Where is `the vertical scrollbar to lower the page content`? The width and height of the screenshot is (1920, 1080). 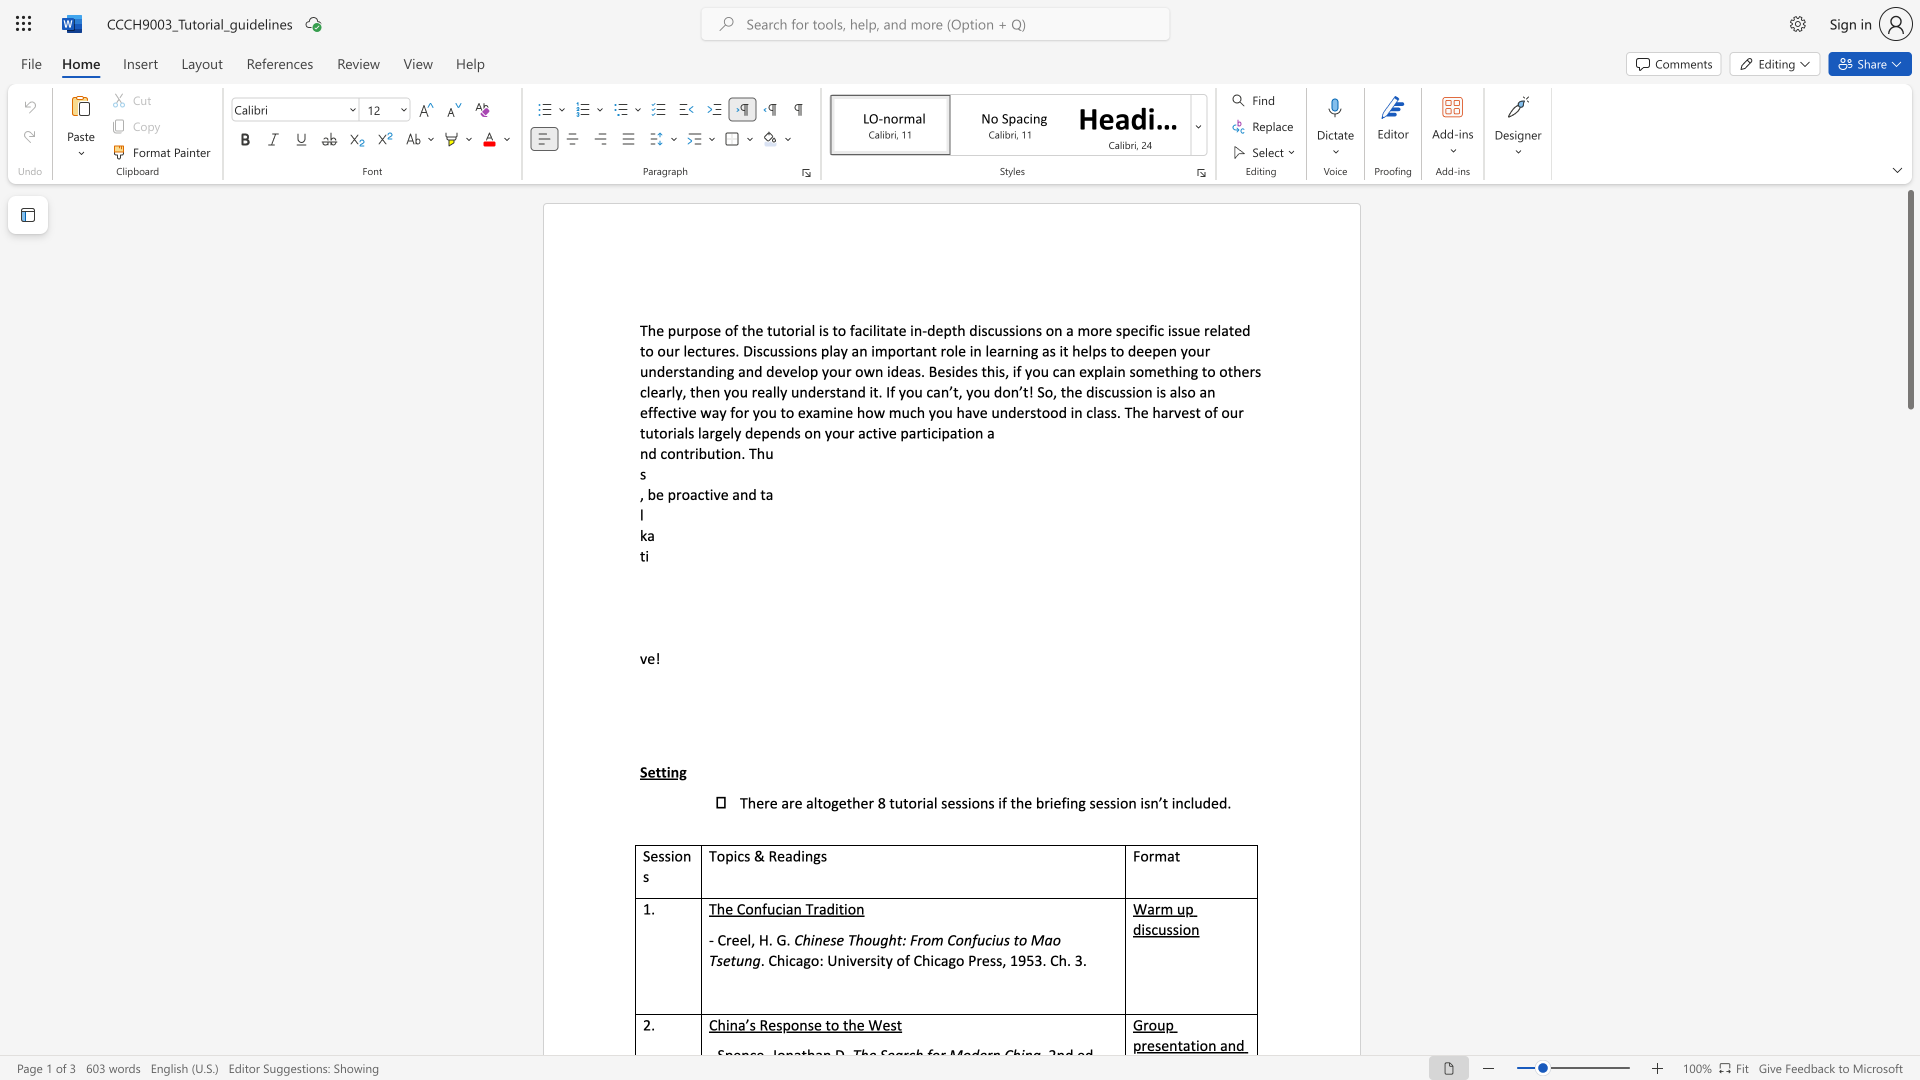 the vertical scrollbar to lower the page content is located at coordinates (1909, 968).